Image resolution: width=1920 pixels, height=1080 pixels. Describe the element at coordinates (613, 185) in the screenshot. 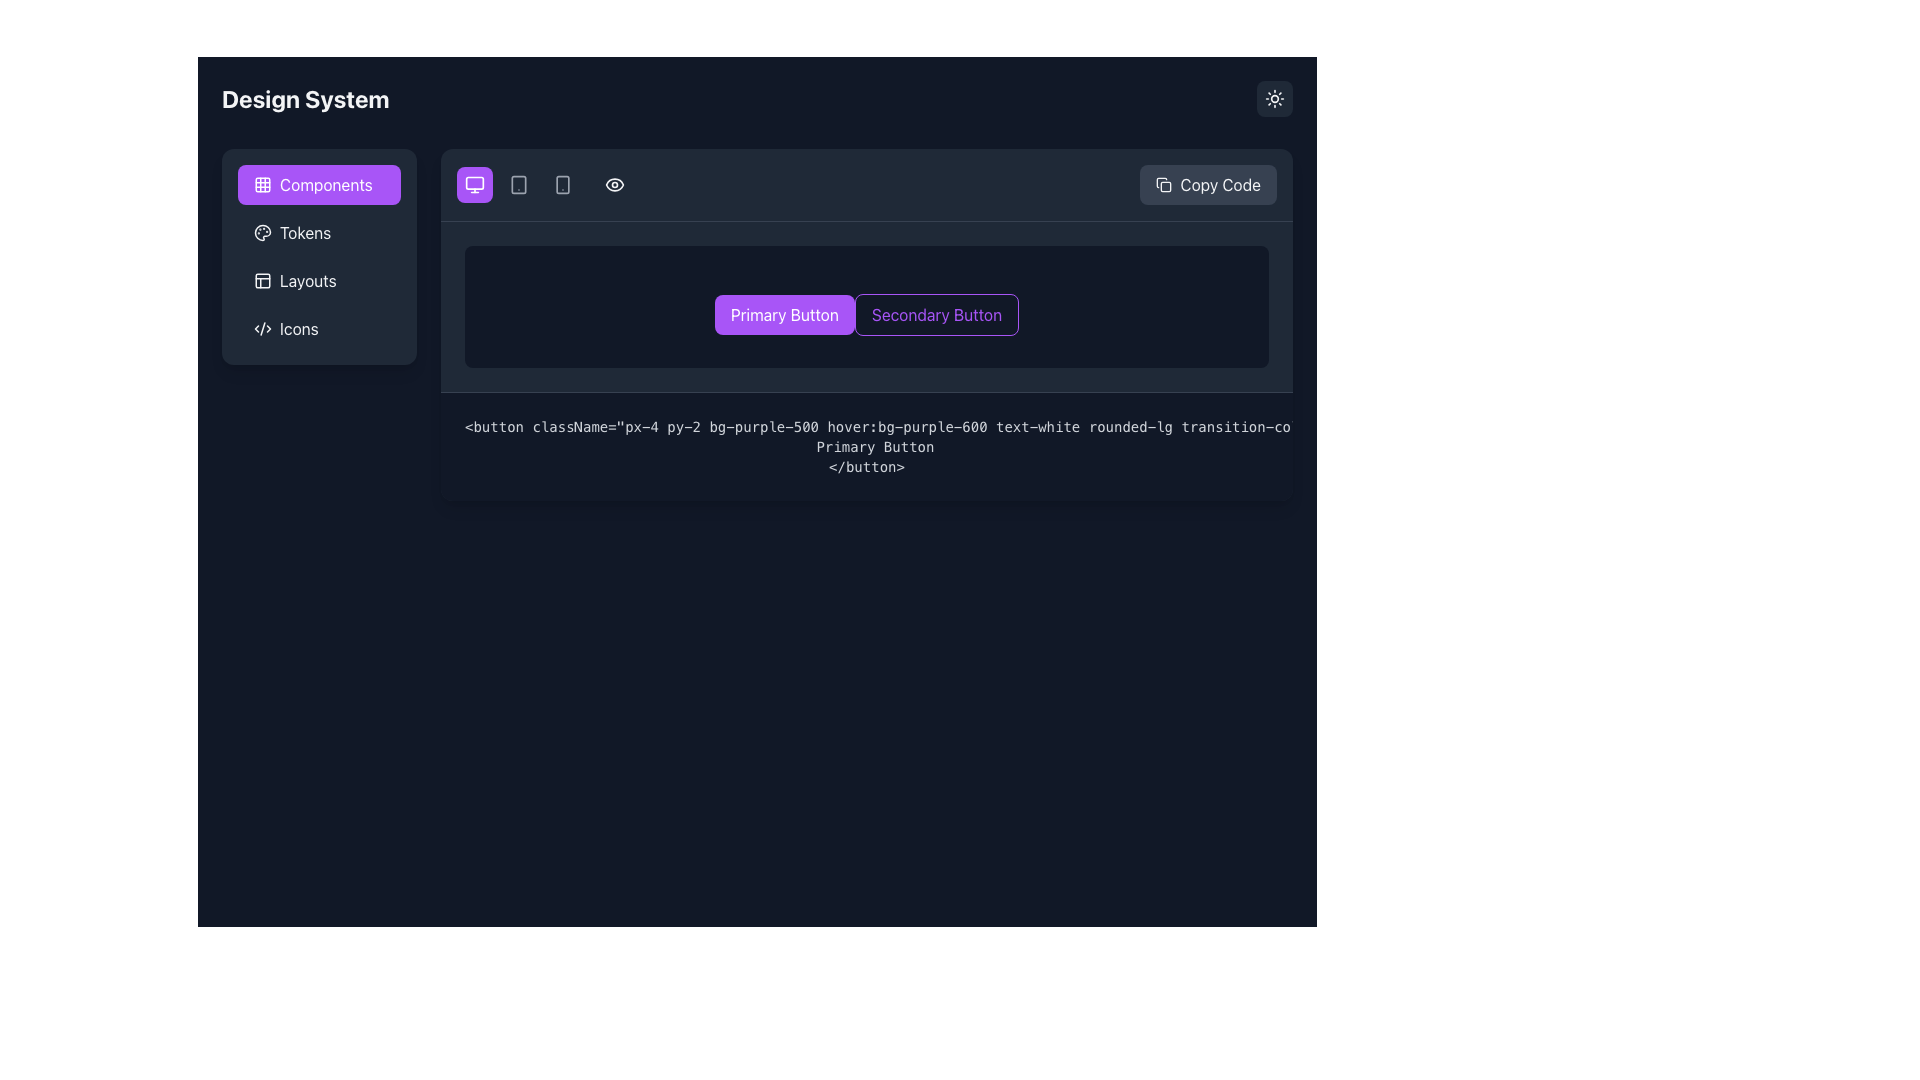

I see `the eye icon in the toolbar` at that location.